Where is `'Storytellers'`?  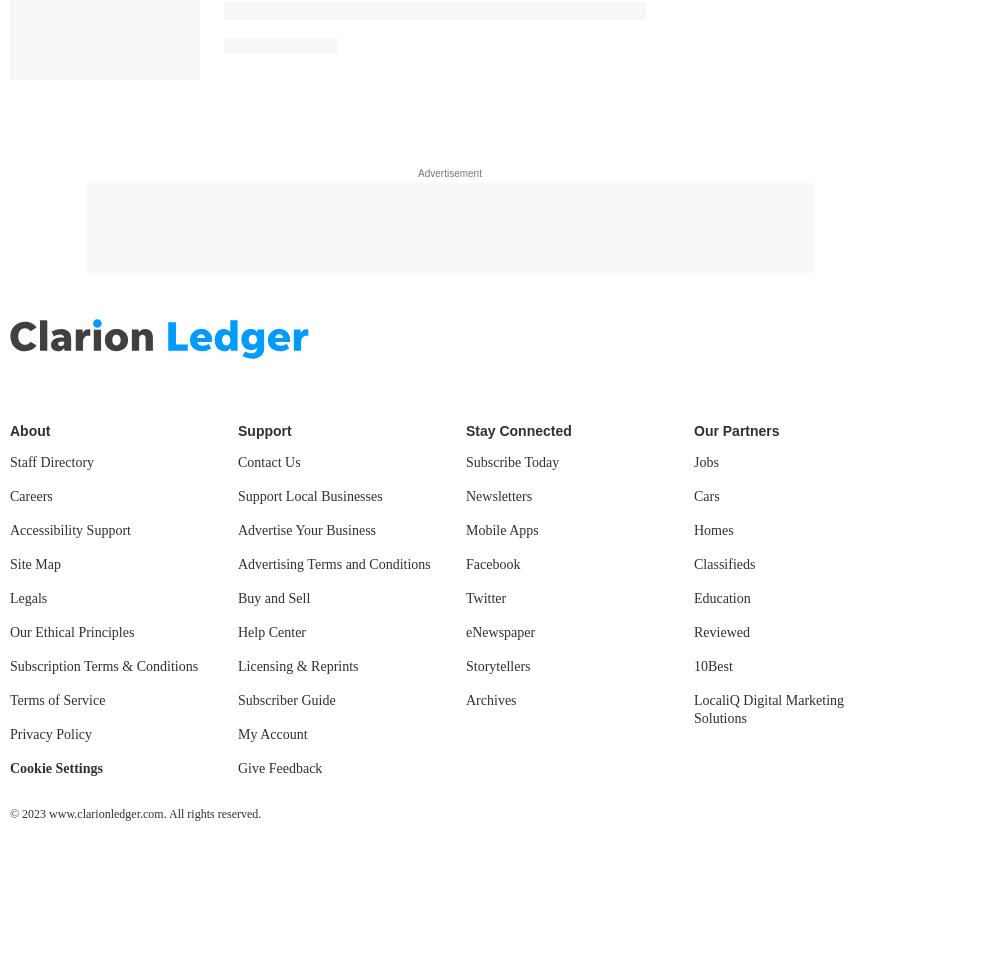
'Storytellers' is located at coordinates (497, 665).